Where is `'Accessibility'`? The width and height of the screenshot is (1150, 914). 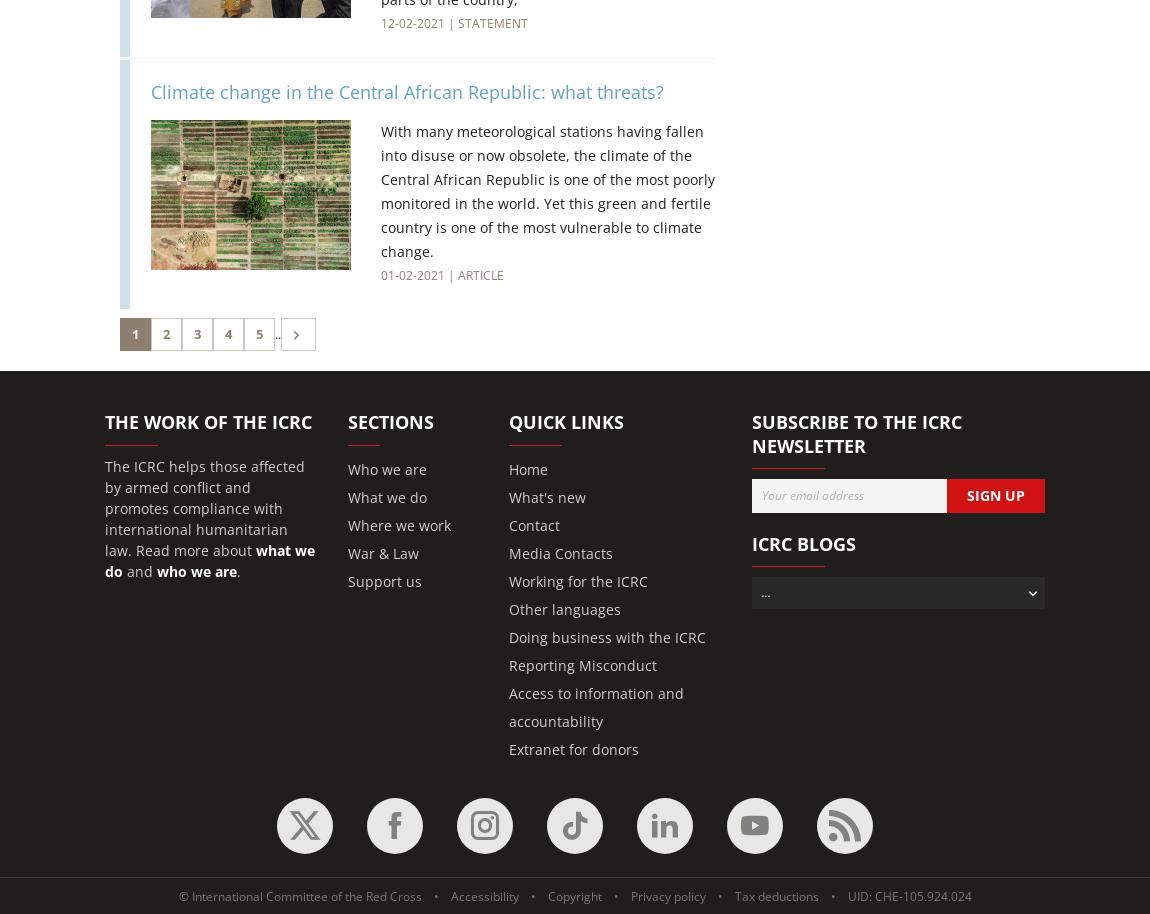
'Accessibility' is located at coordinates (484, 894).